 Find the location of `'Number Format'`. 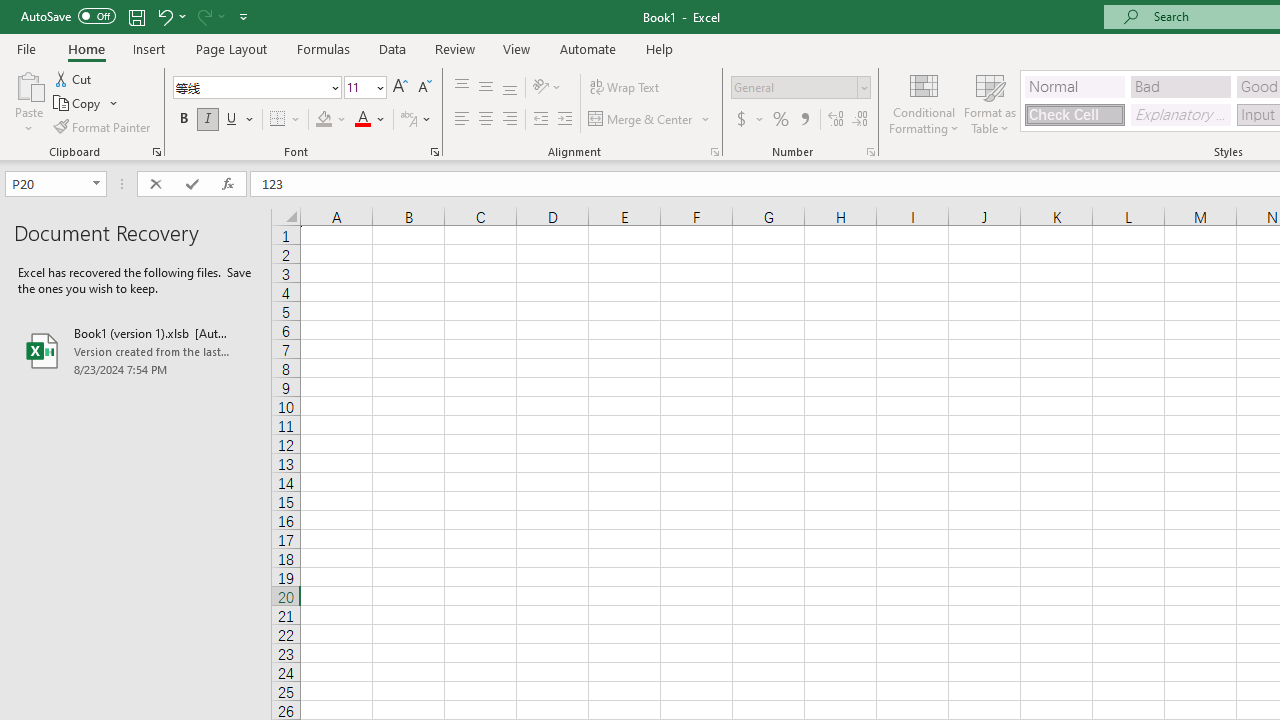

'Number Format' is located at coordinates (793, 86).